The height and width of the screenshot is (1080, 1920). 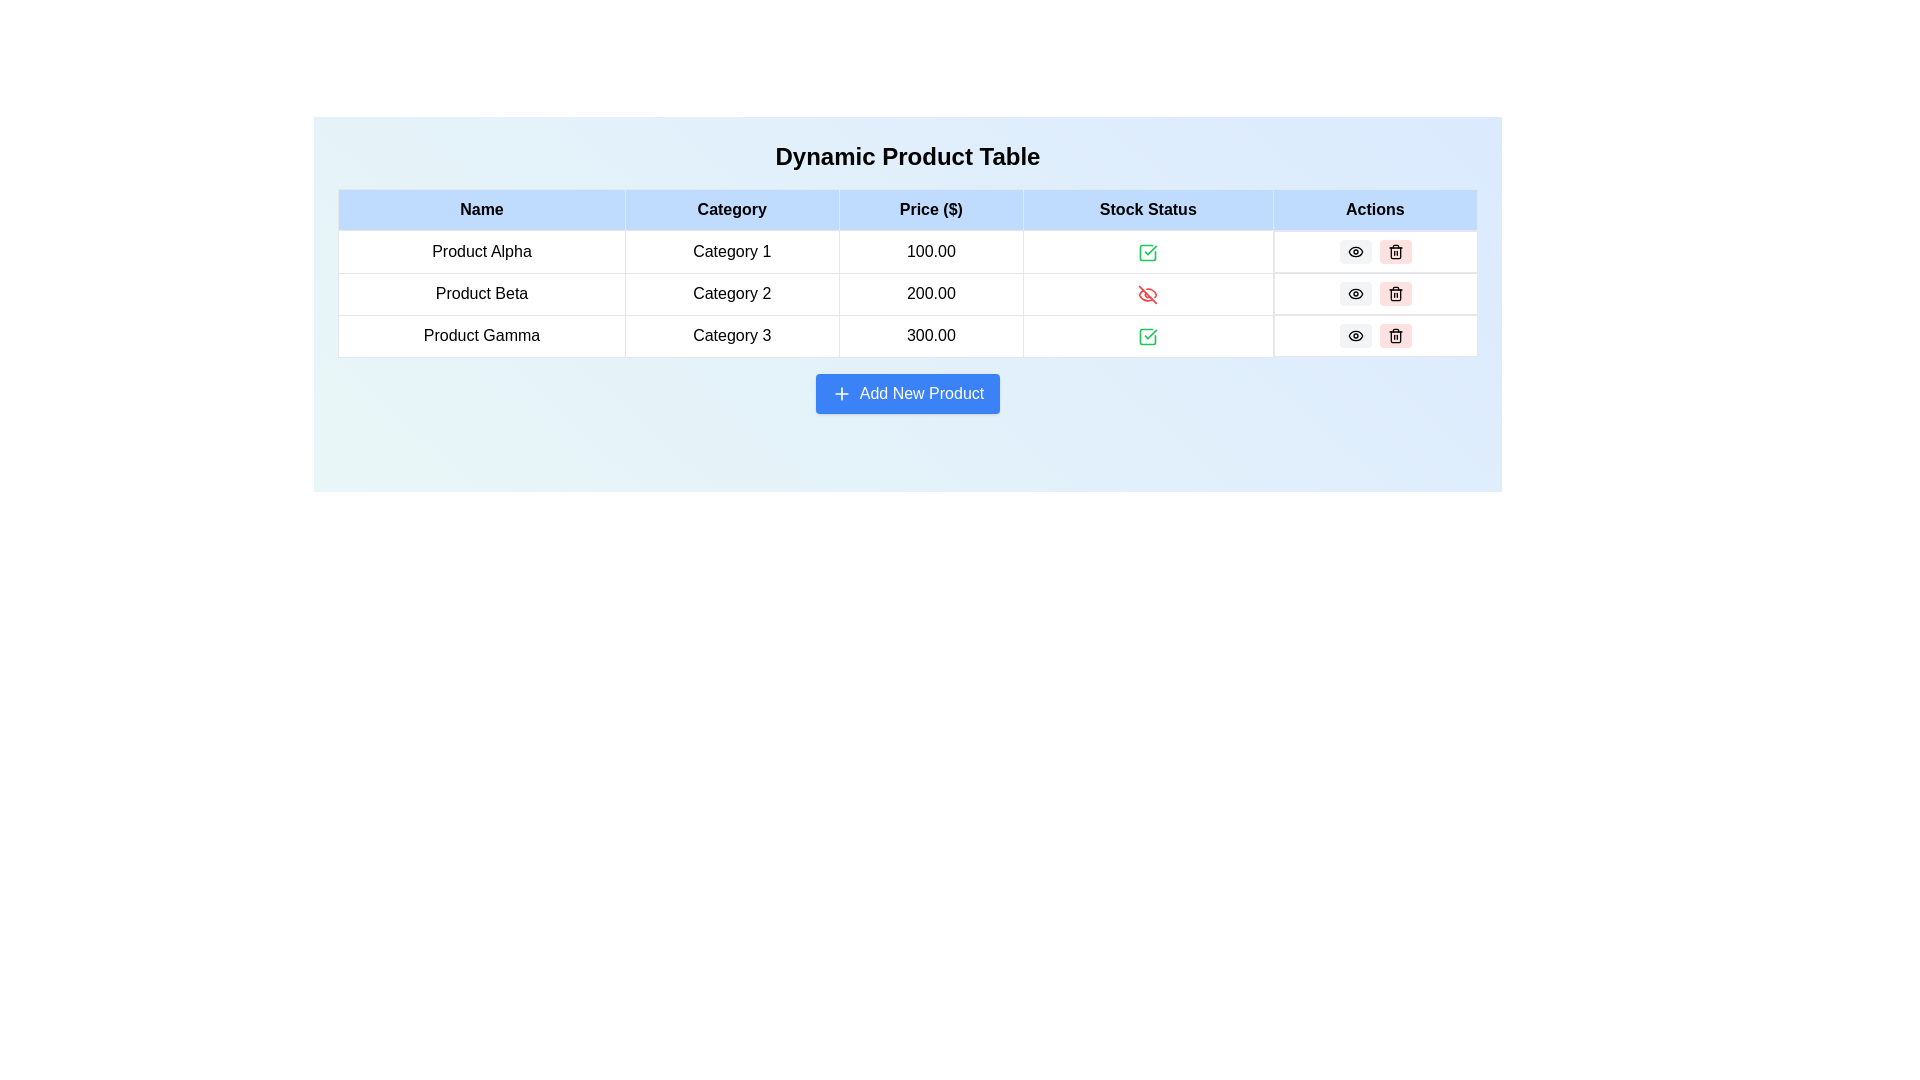 What do you see at coordinates (1394, 336) in the screenshot?
I see `the trash icon located in the 'Actions' column of the last row for 'Product Gamma'` at bounding box center [1394, 336].